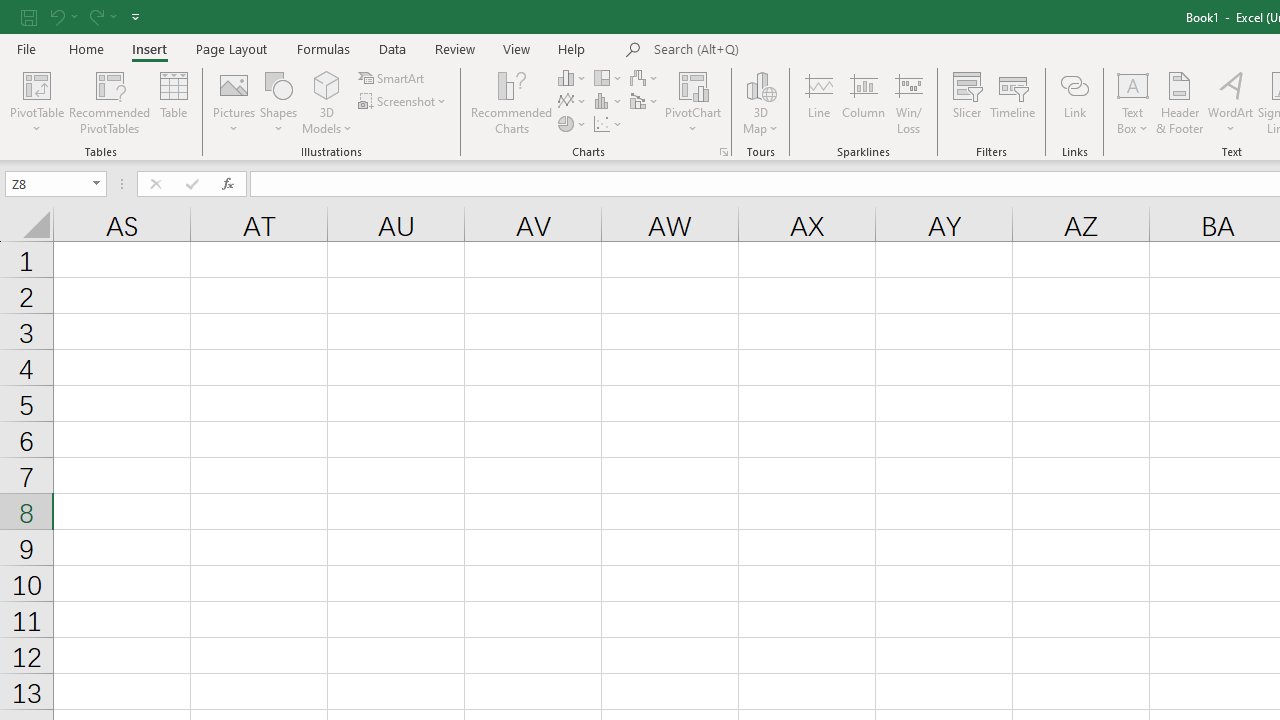 The width and height of the screenshot is (1280, 720). I want to click on 'Insert Scatter (X, Y) or Bubble Chart', so click(608, 124).